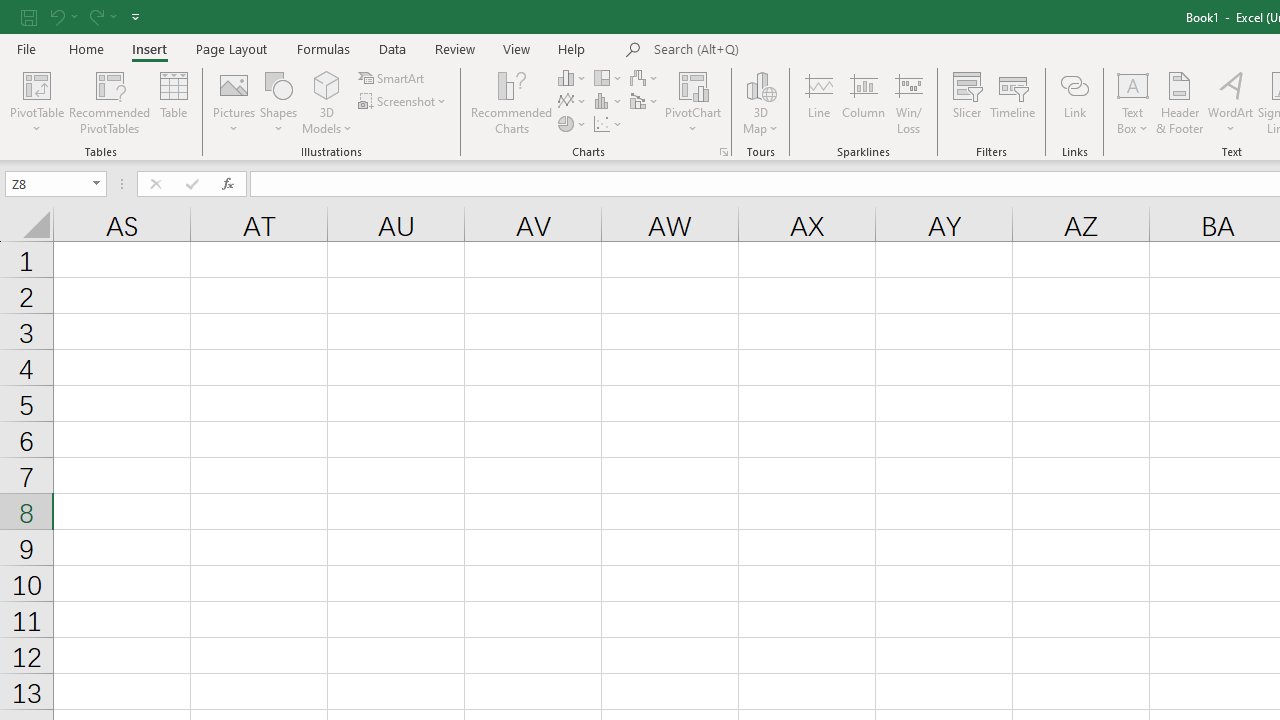 The width and height of the screenshot is (1280, 720). I want to click on 'Insert Scatter (X, Y) or Bubble Chart', so click(608, 124).